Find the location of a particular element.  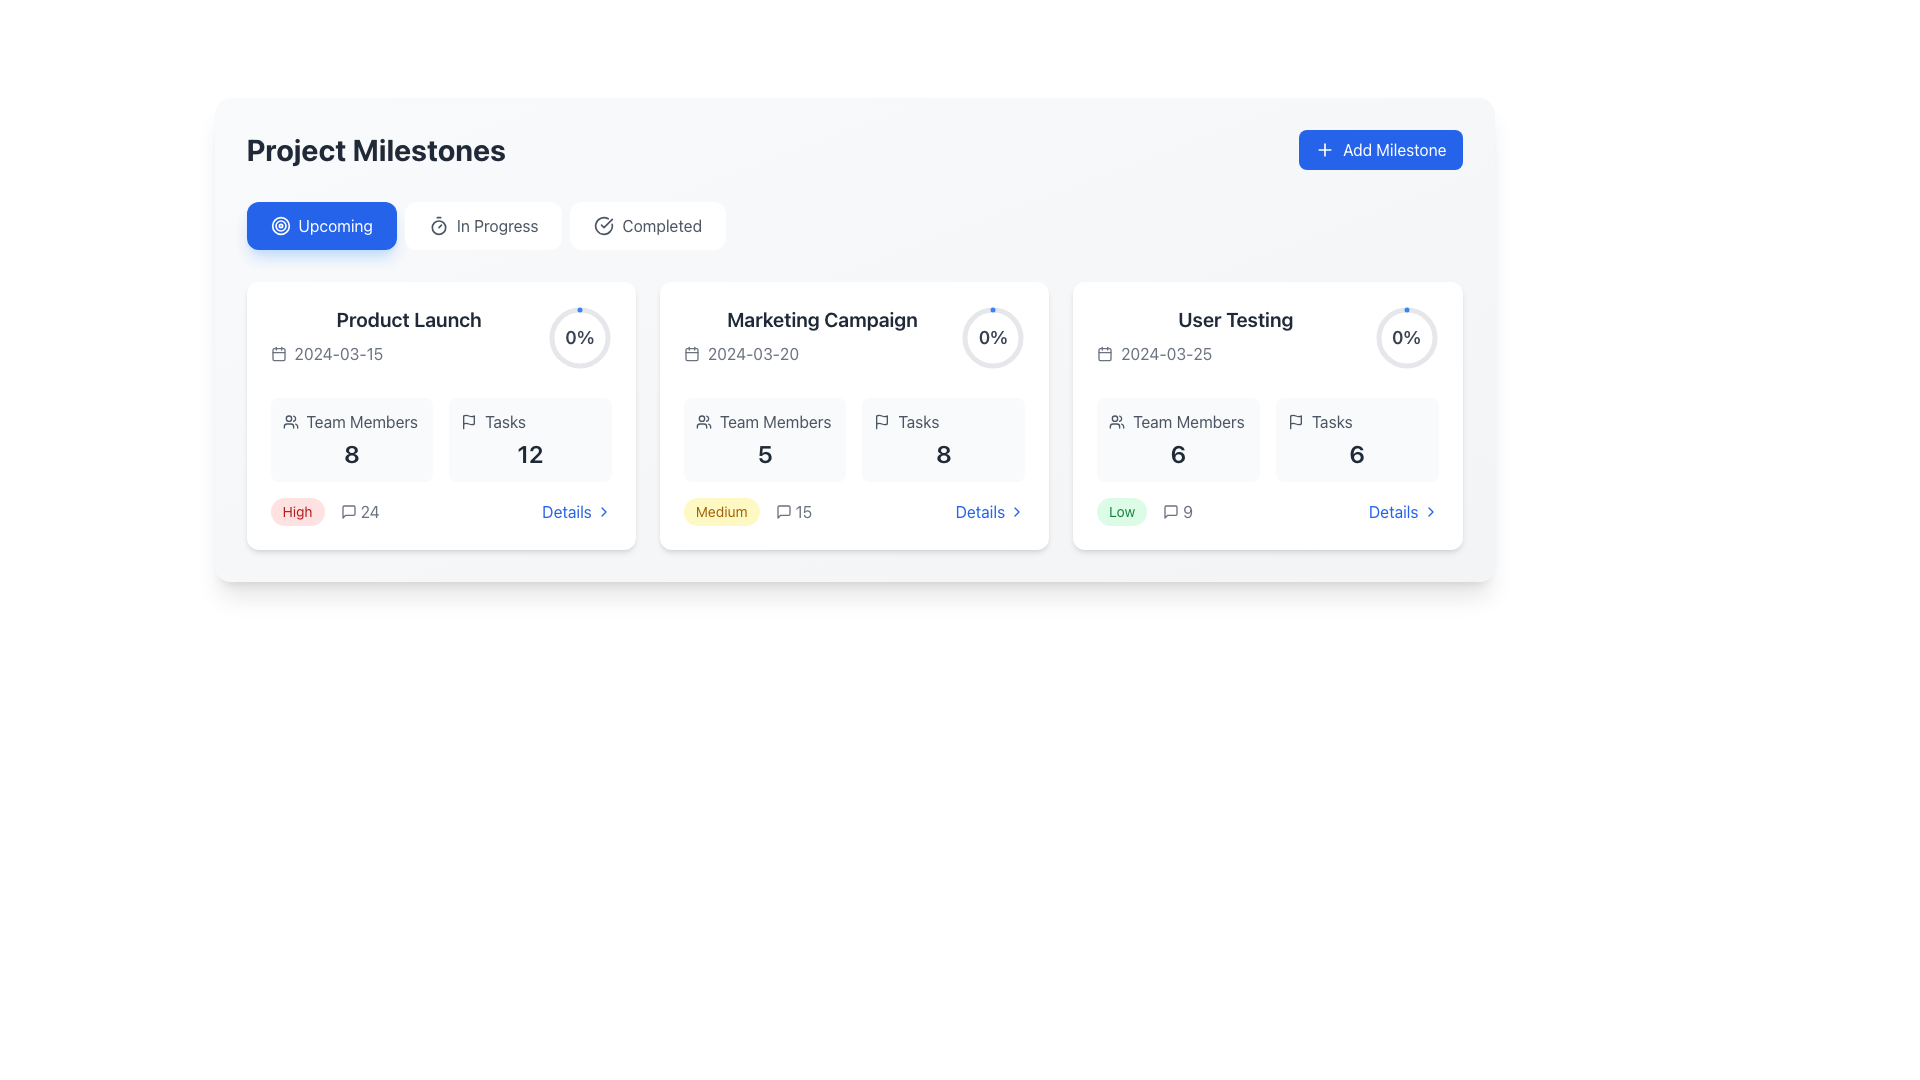

static text label that displays 'Product Launch', which is prominently styled in bold dark gray font in the upper section of the first milestone card is located at coordinates (408, 319).